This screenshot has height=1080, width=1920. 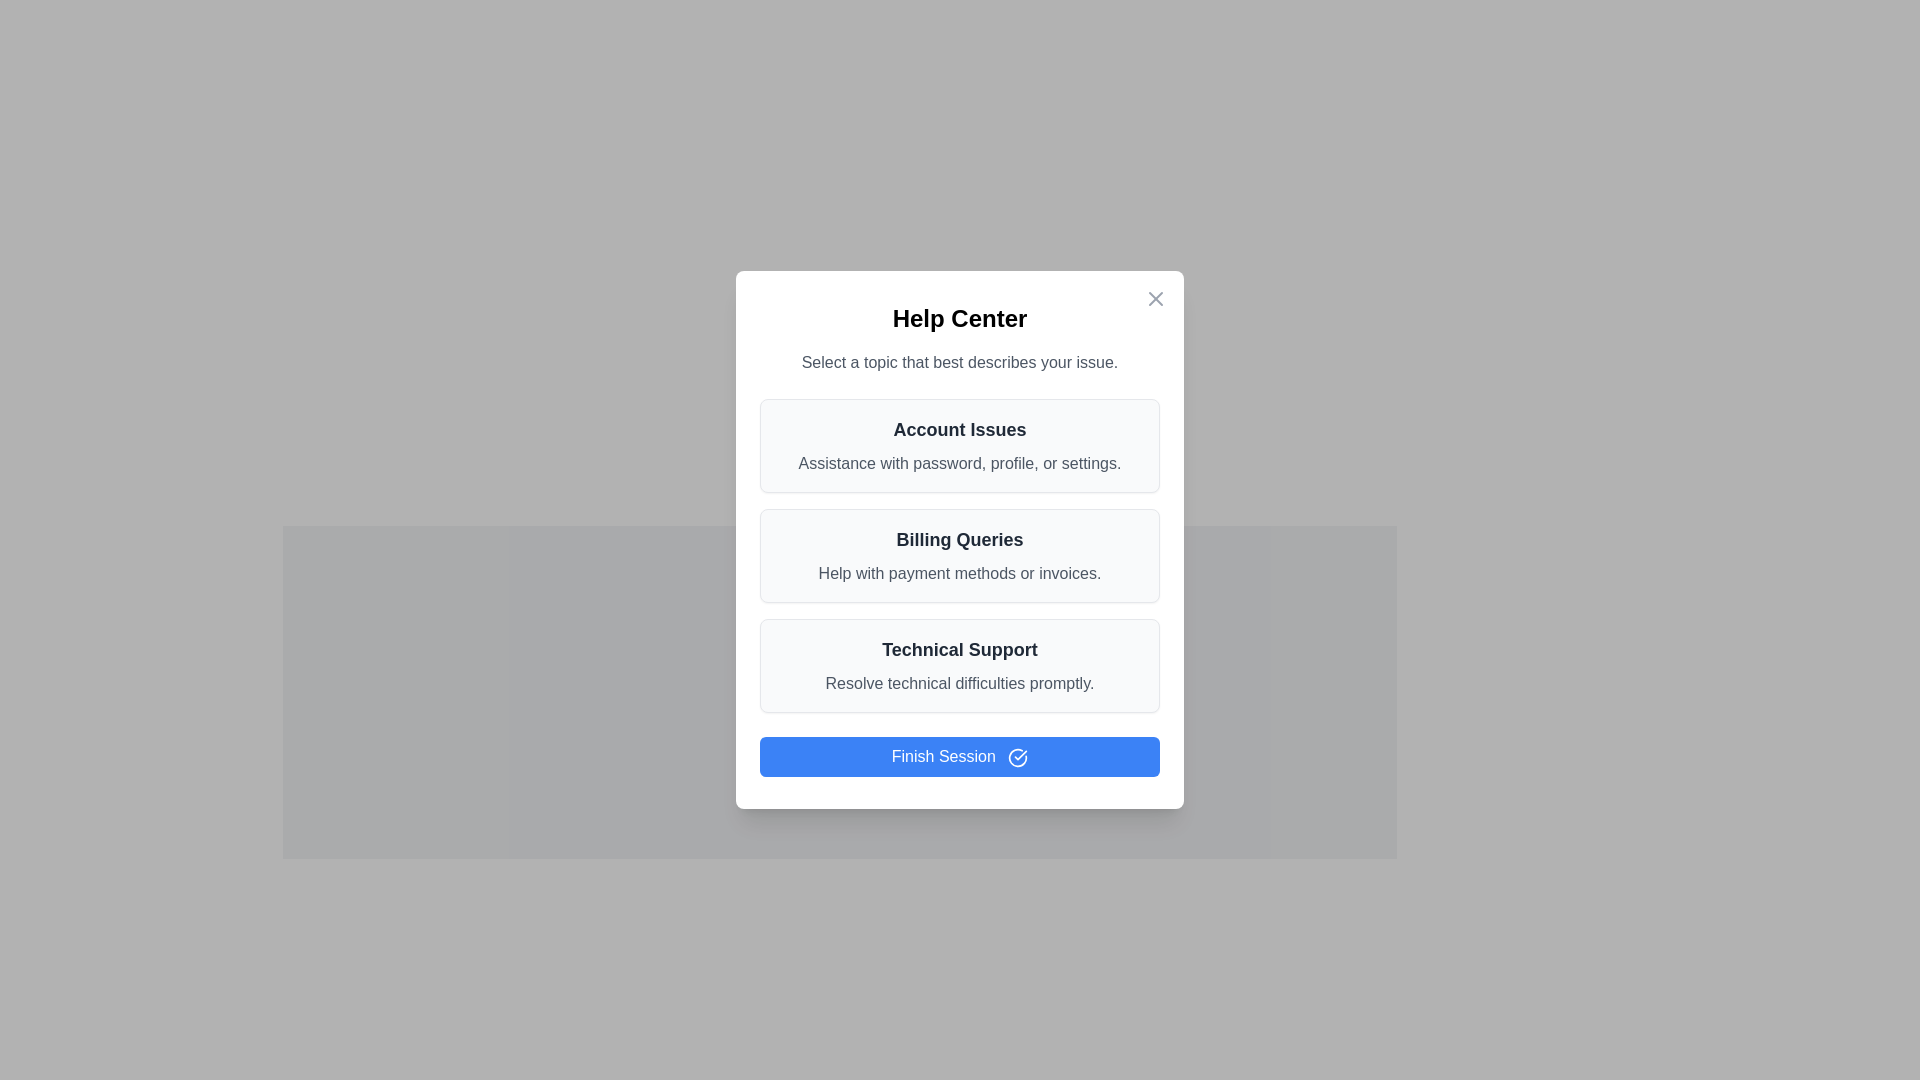 I want to click on the text label reading 'Help with payment methods or invoices.' which is located in a light gray font within a darker box, situated under the 'Billing Queries' section, so click(x=960, y=574).